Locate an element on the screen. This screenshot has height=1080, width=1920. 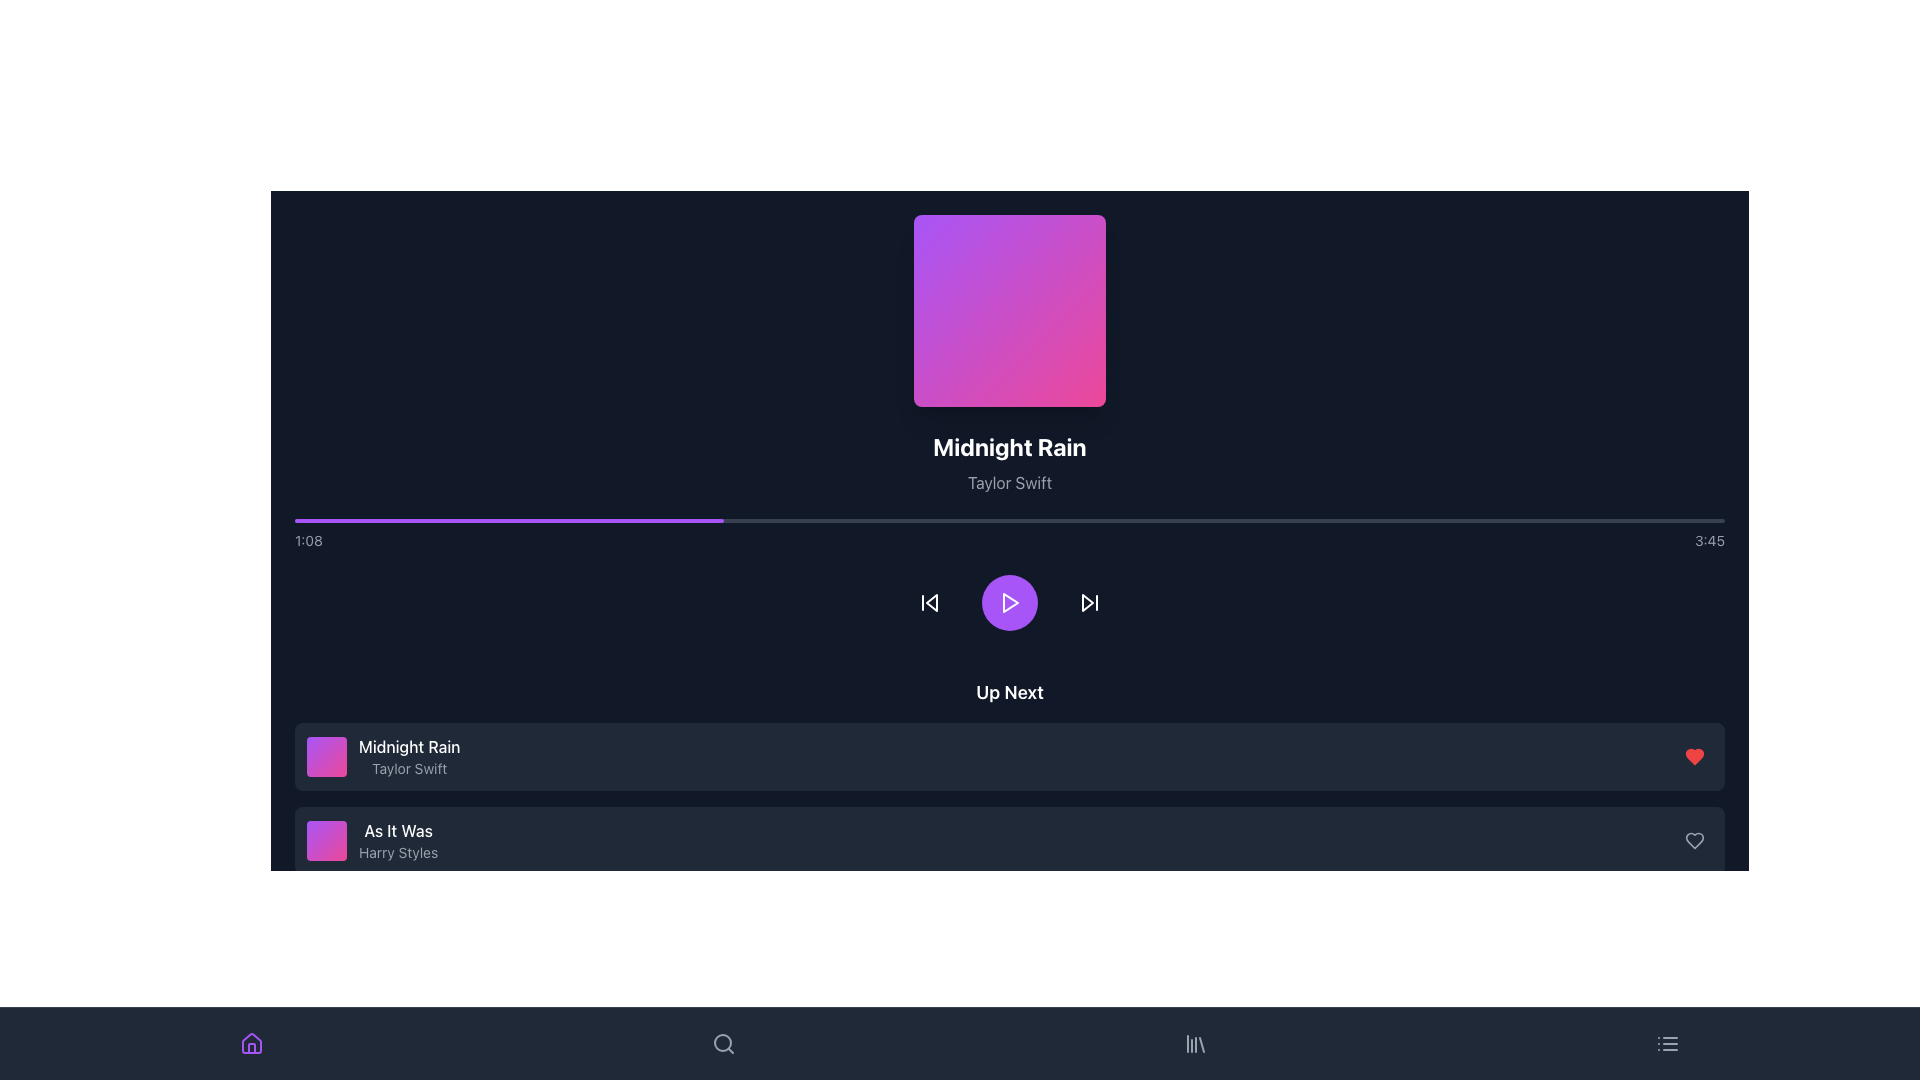
the progress is located at coordinates (1639, 519).